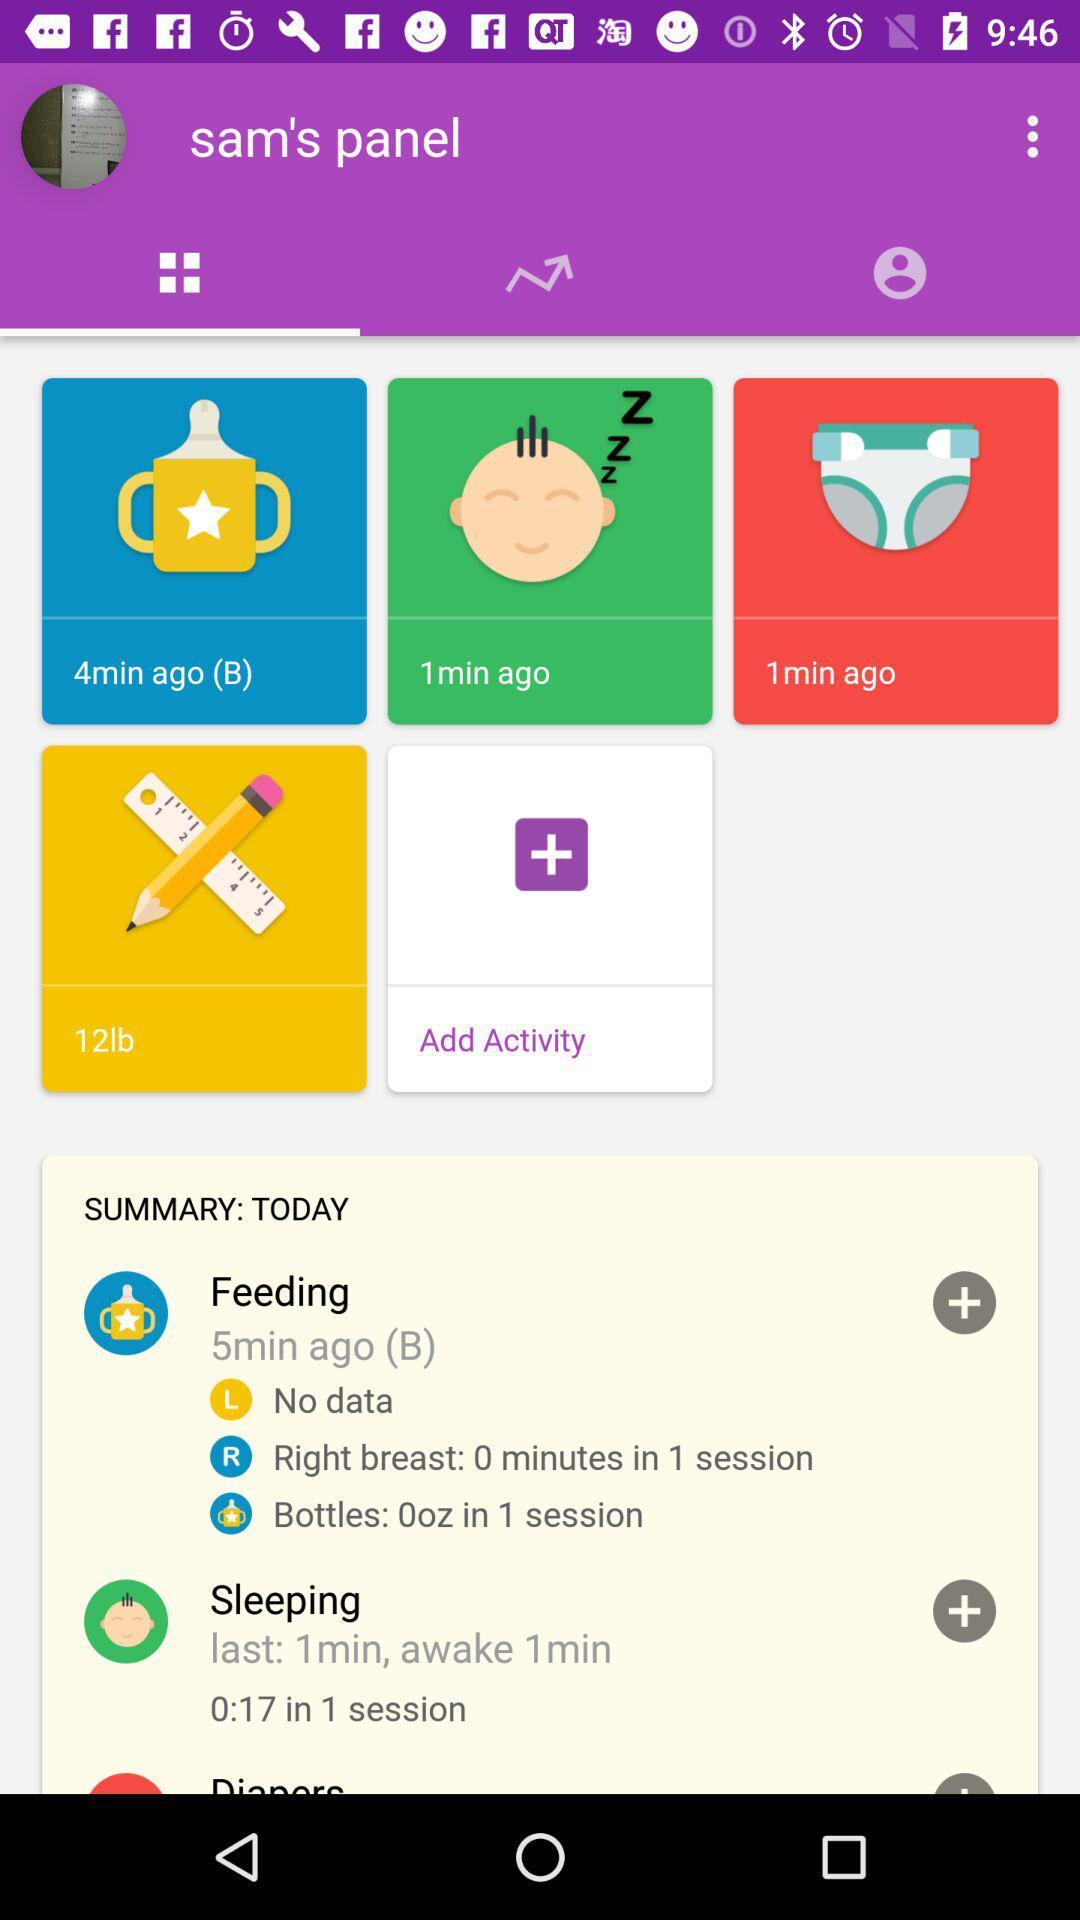  What do you see at coordinates (1011, 135) in the screenshot?
I see `the more icon` at bounding box center [1011, 135].